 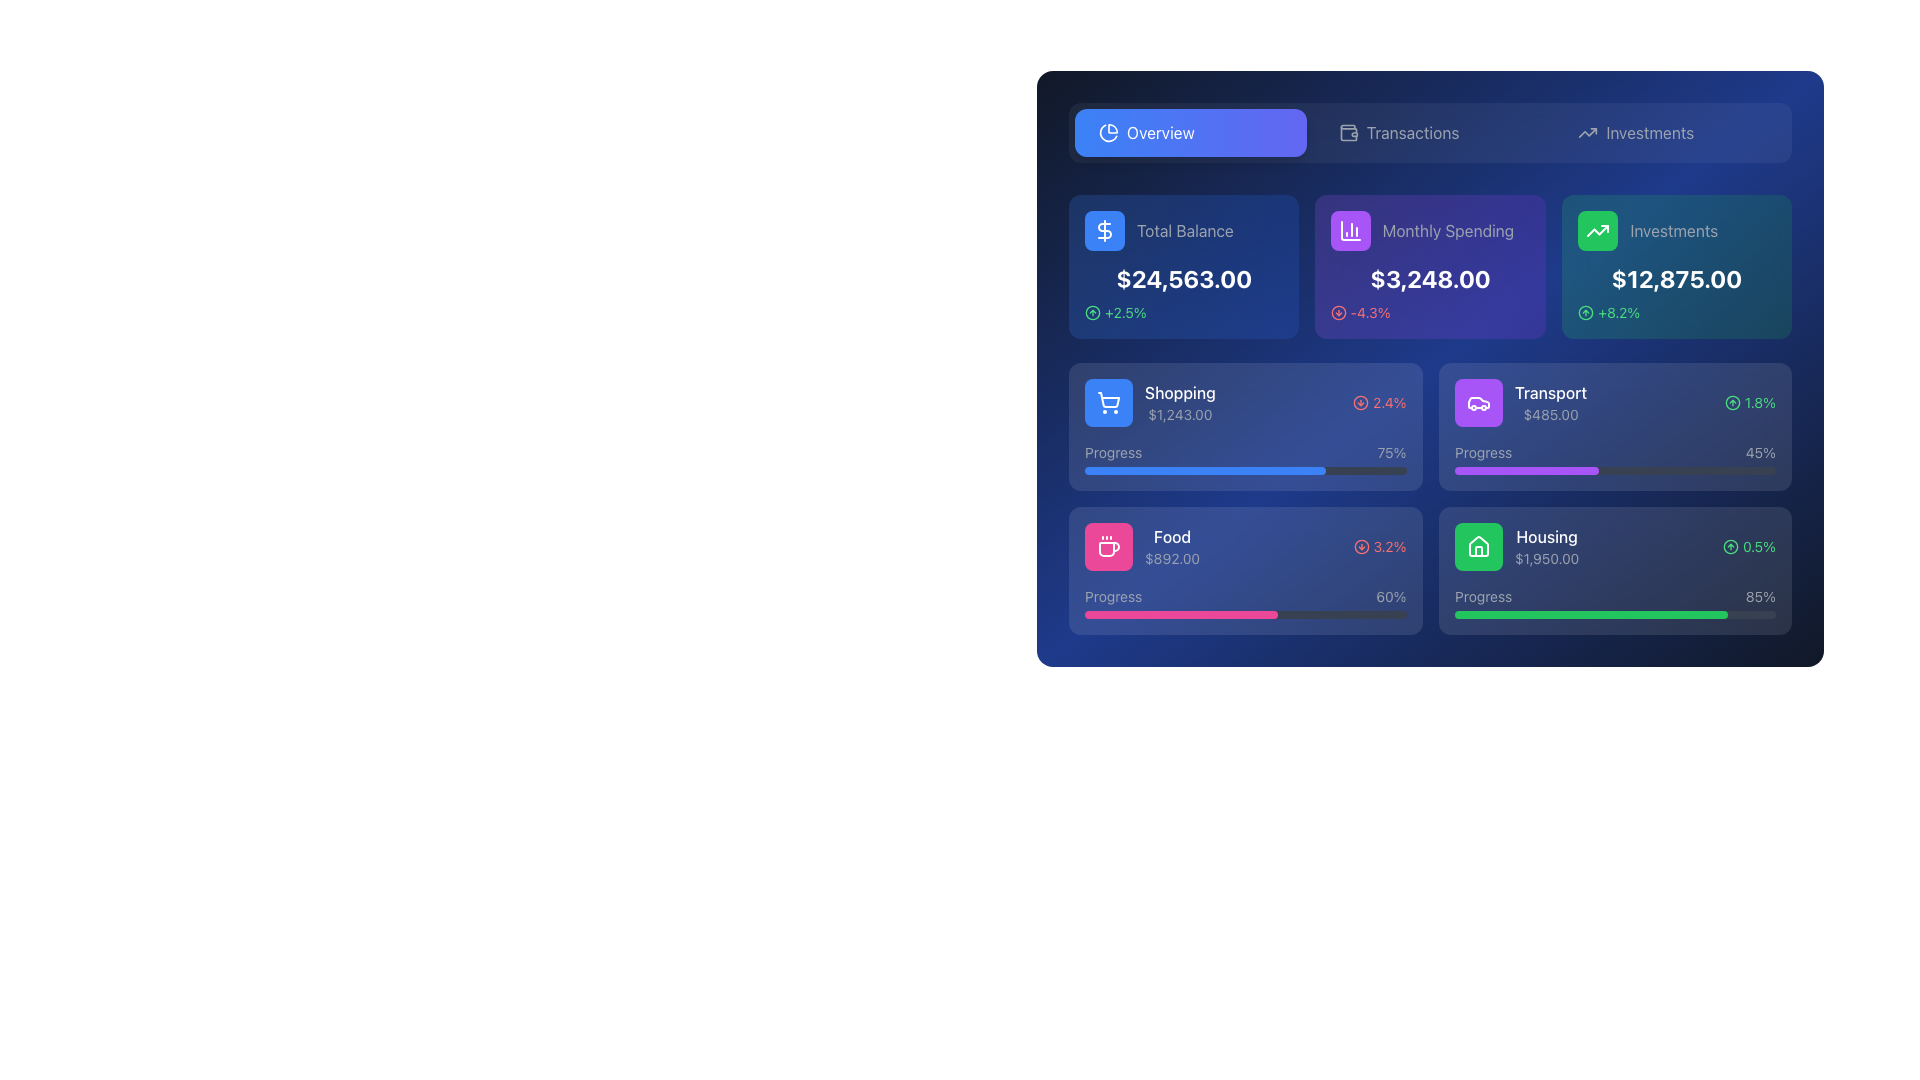 I want to click on the text element displaying '45%' in a white sans-serif font on a blue background, located in the bottom right corner of the 'Transport' card, so click(x=1760, y=452).